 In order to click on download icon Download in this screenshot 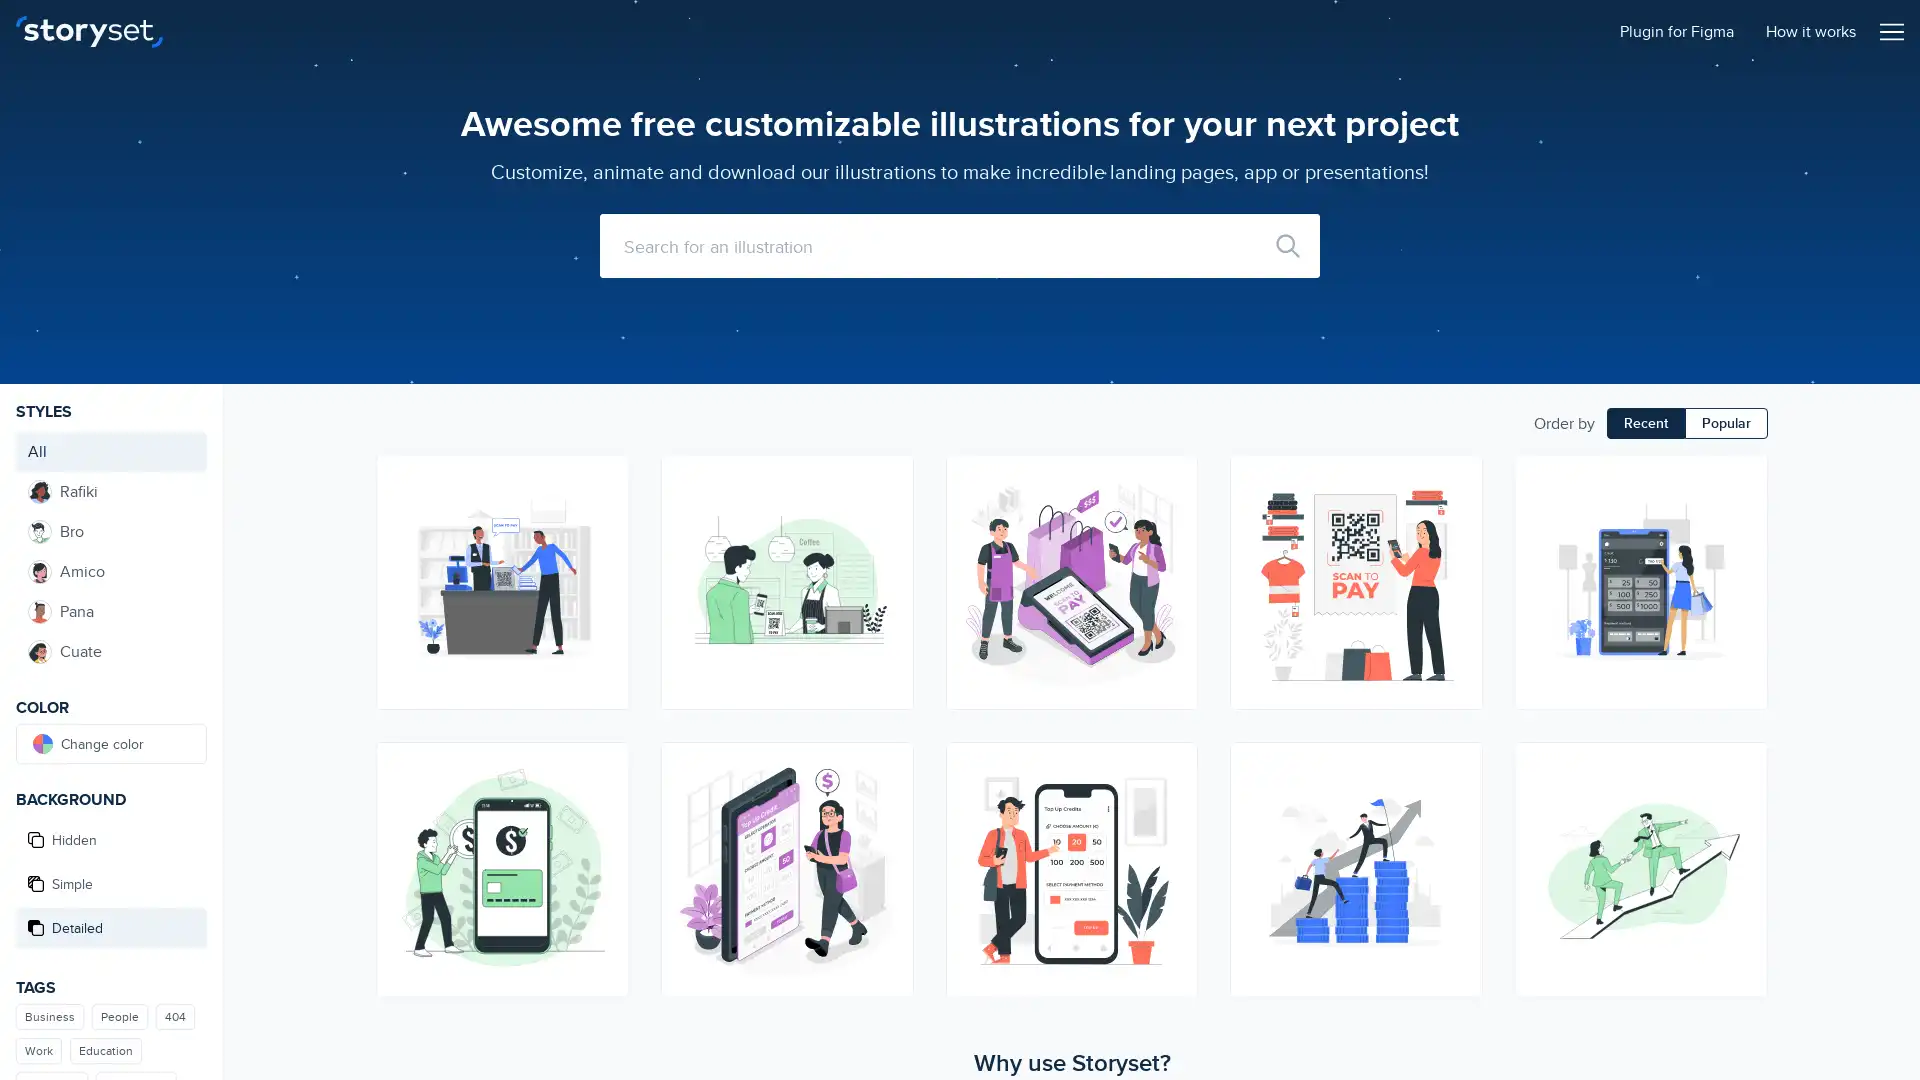, I will do `click(1741, 801)`.